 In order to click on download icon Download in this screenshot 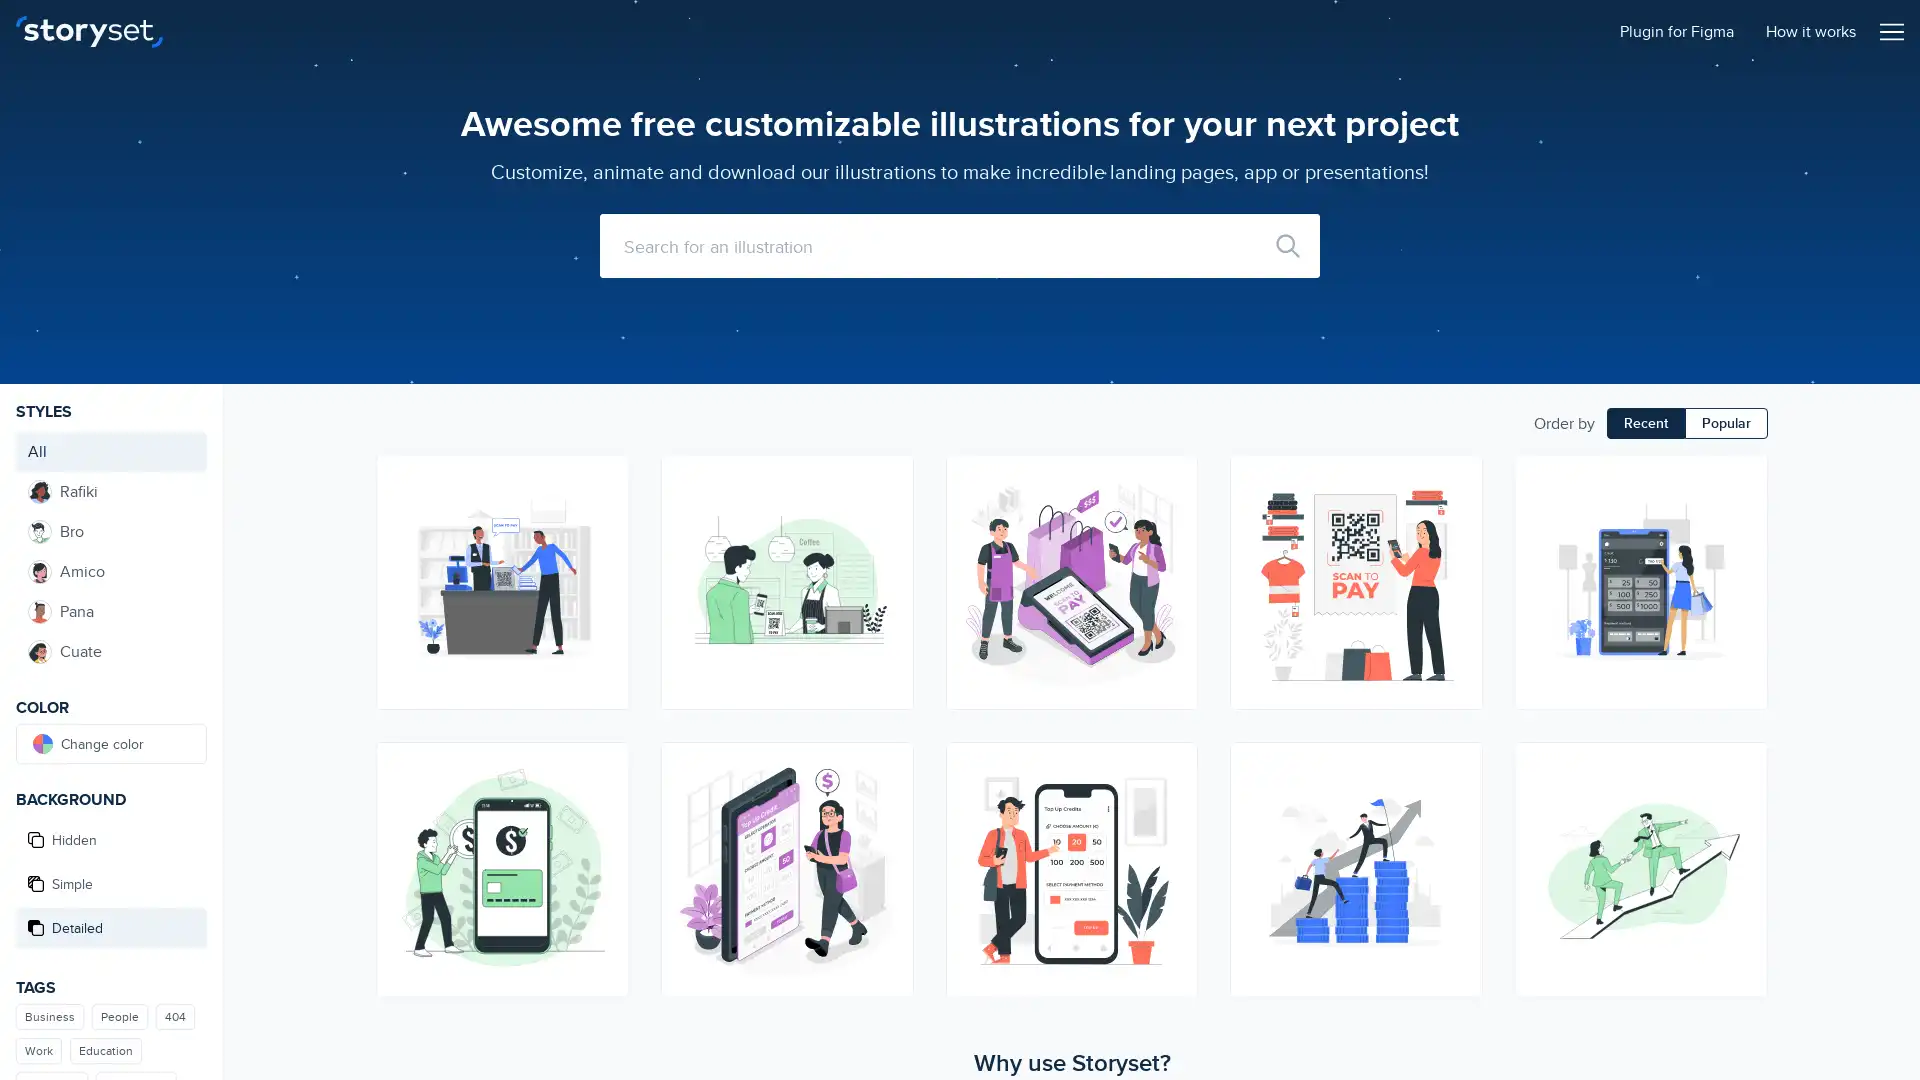, I will do `click(1741, 801)`.